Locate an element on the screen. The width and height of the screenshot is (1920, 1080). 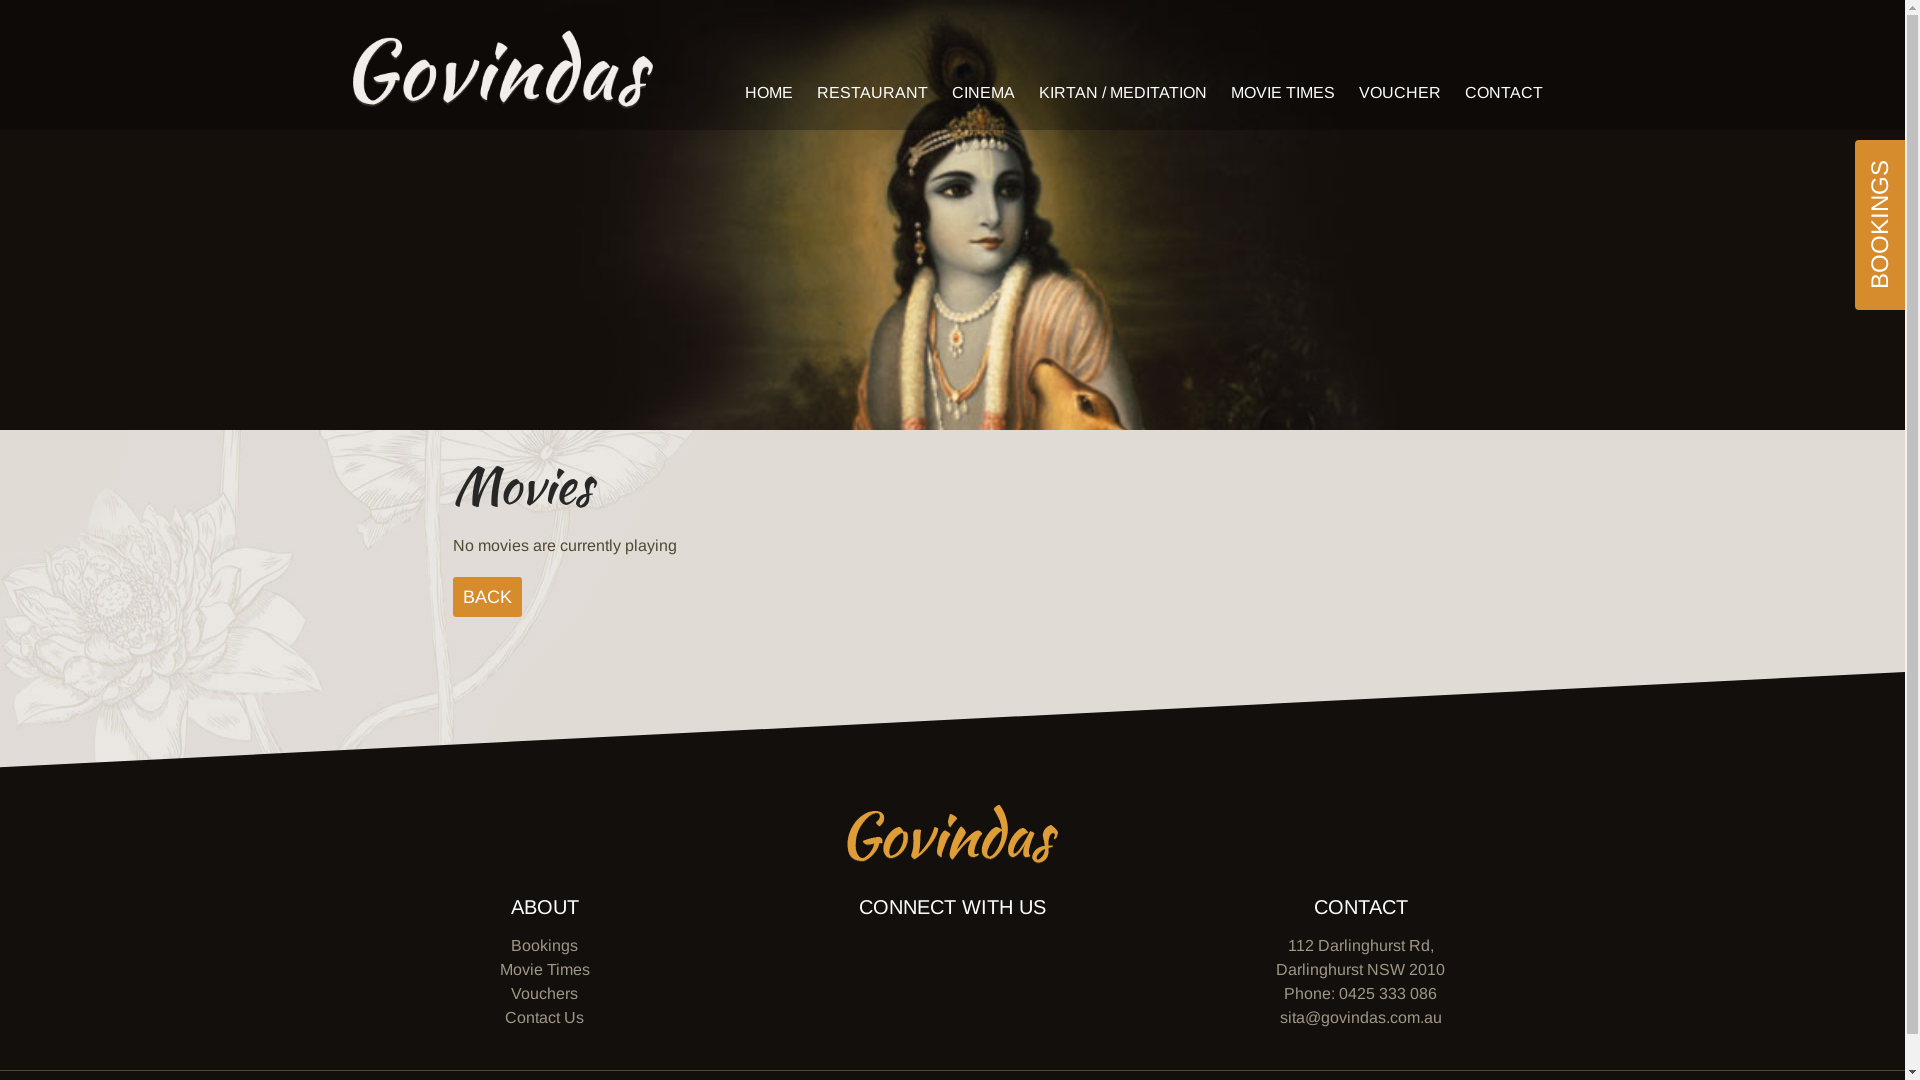
'Movie Times' is located at coordinates (545, 968).